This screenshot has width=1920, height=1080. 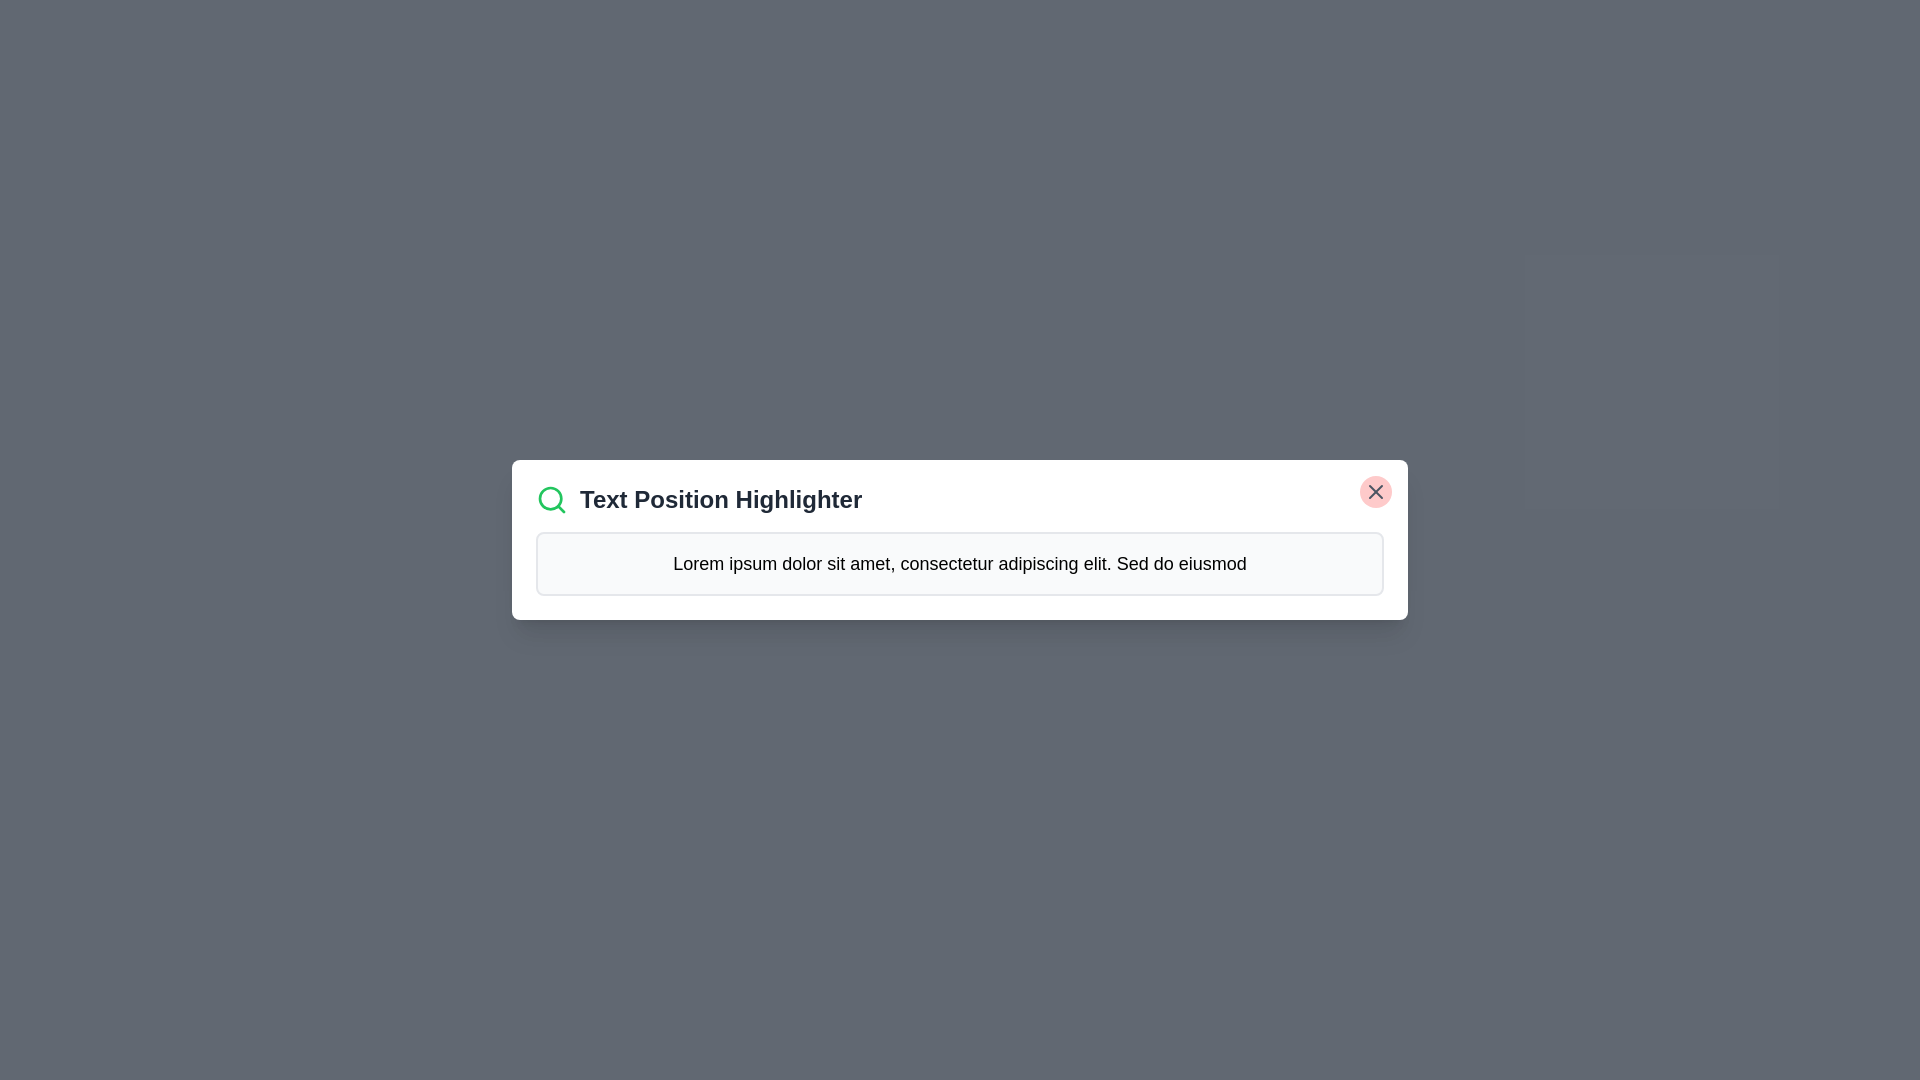 What do you see at coordinates (1375, 492) in the screenshot?
I see `the close button at the top-right corner of the dialog` at bounding box center [1375, 492].